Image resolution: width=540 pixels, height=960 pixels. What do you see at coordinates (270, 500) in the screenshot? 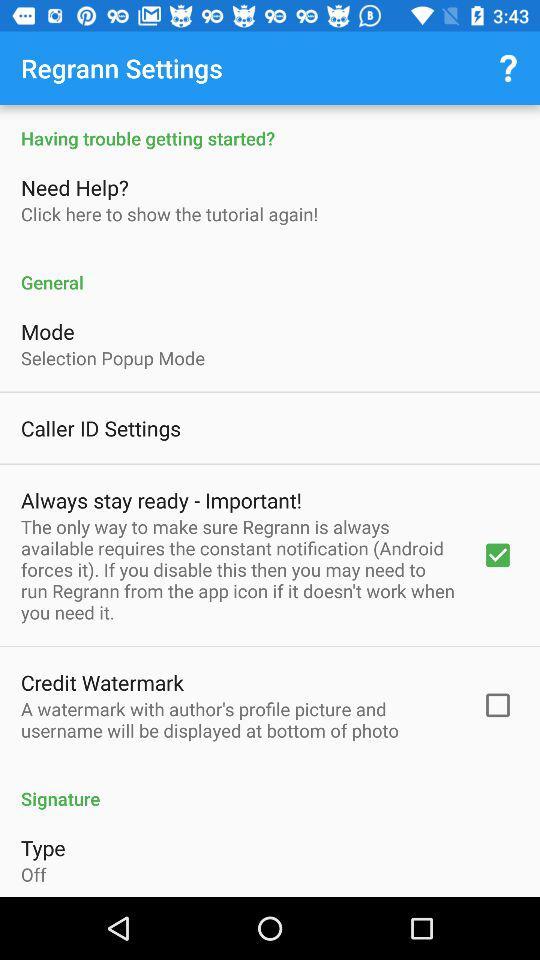
I see `settings menu` at bounding box center [270, 500].